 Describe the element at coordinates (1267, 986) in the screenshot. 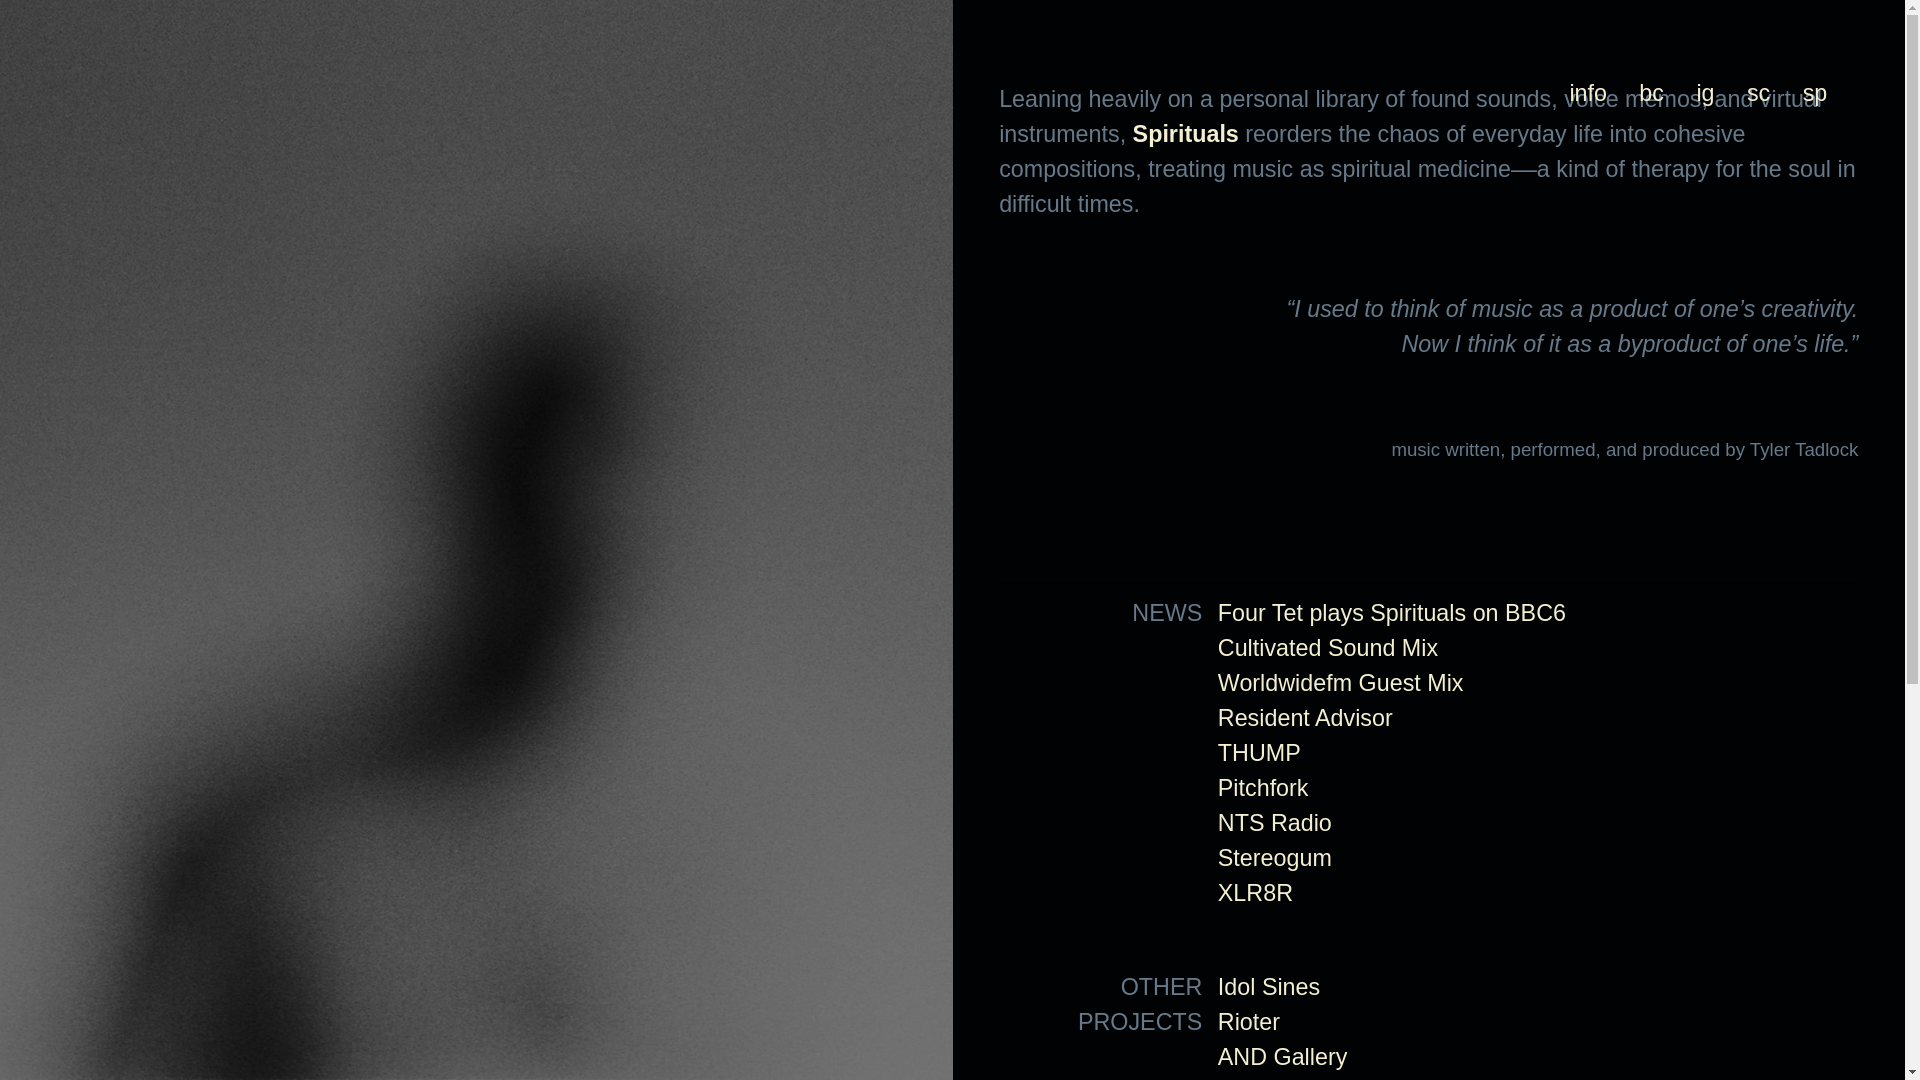

I see `'Idol Sines'` at that location.